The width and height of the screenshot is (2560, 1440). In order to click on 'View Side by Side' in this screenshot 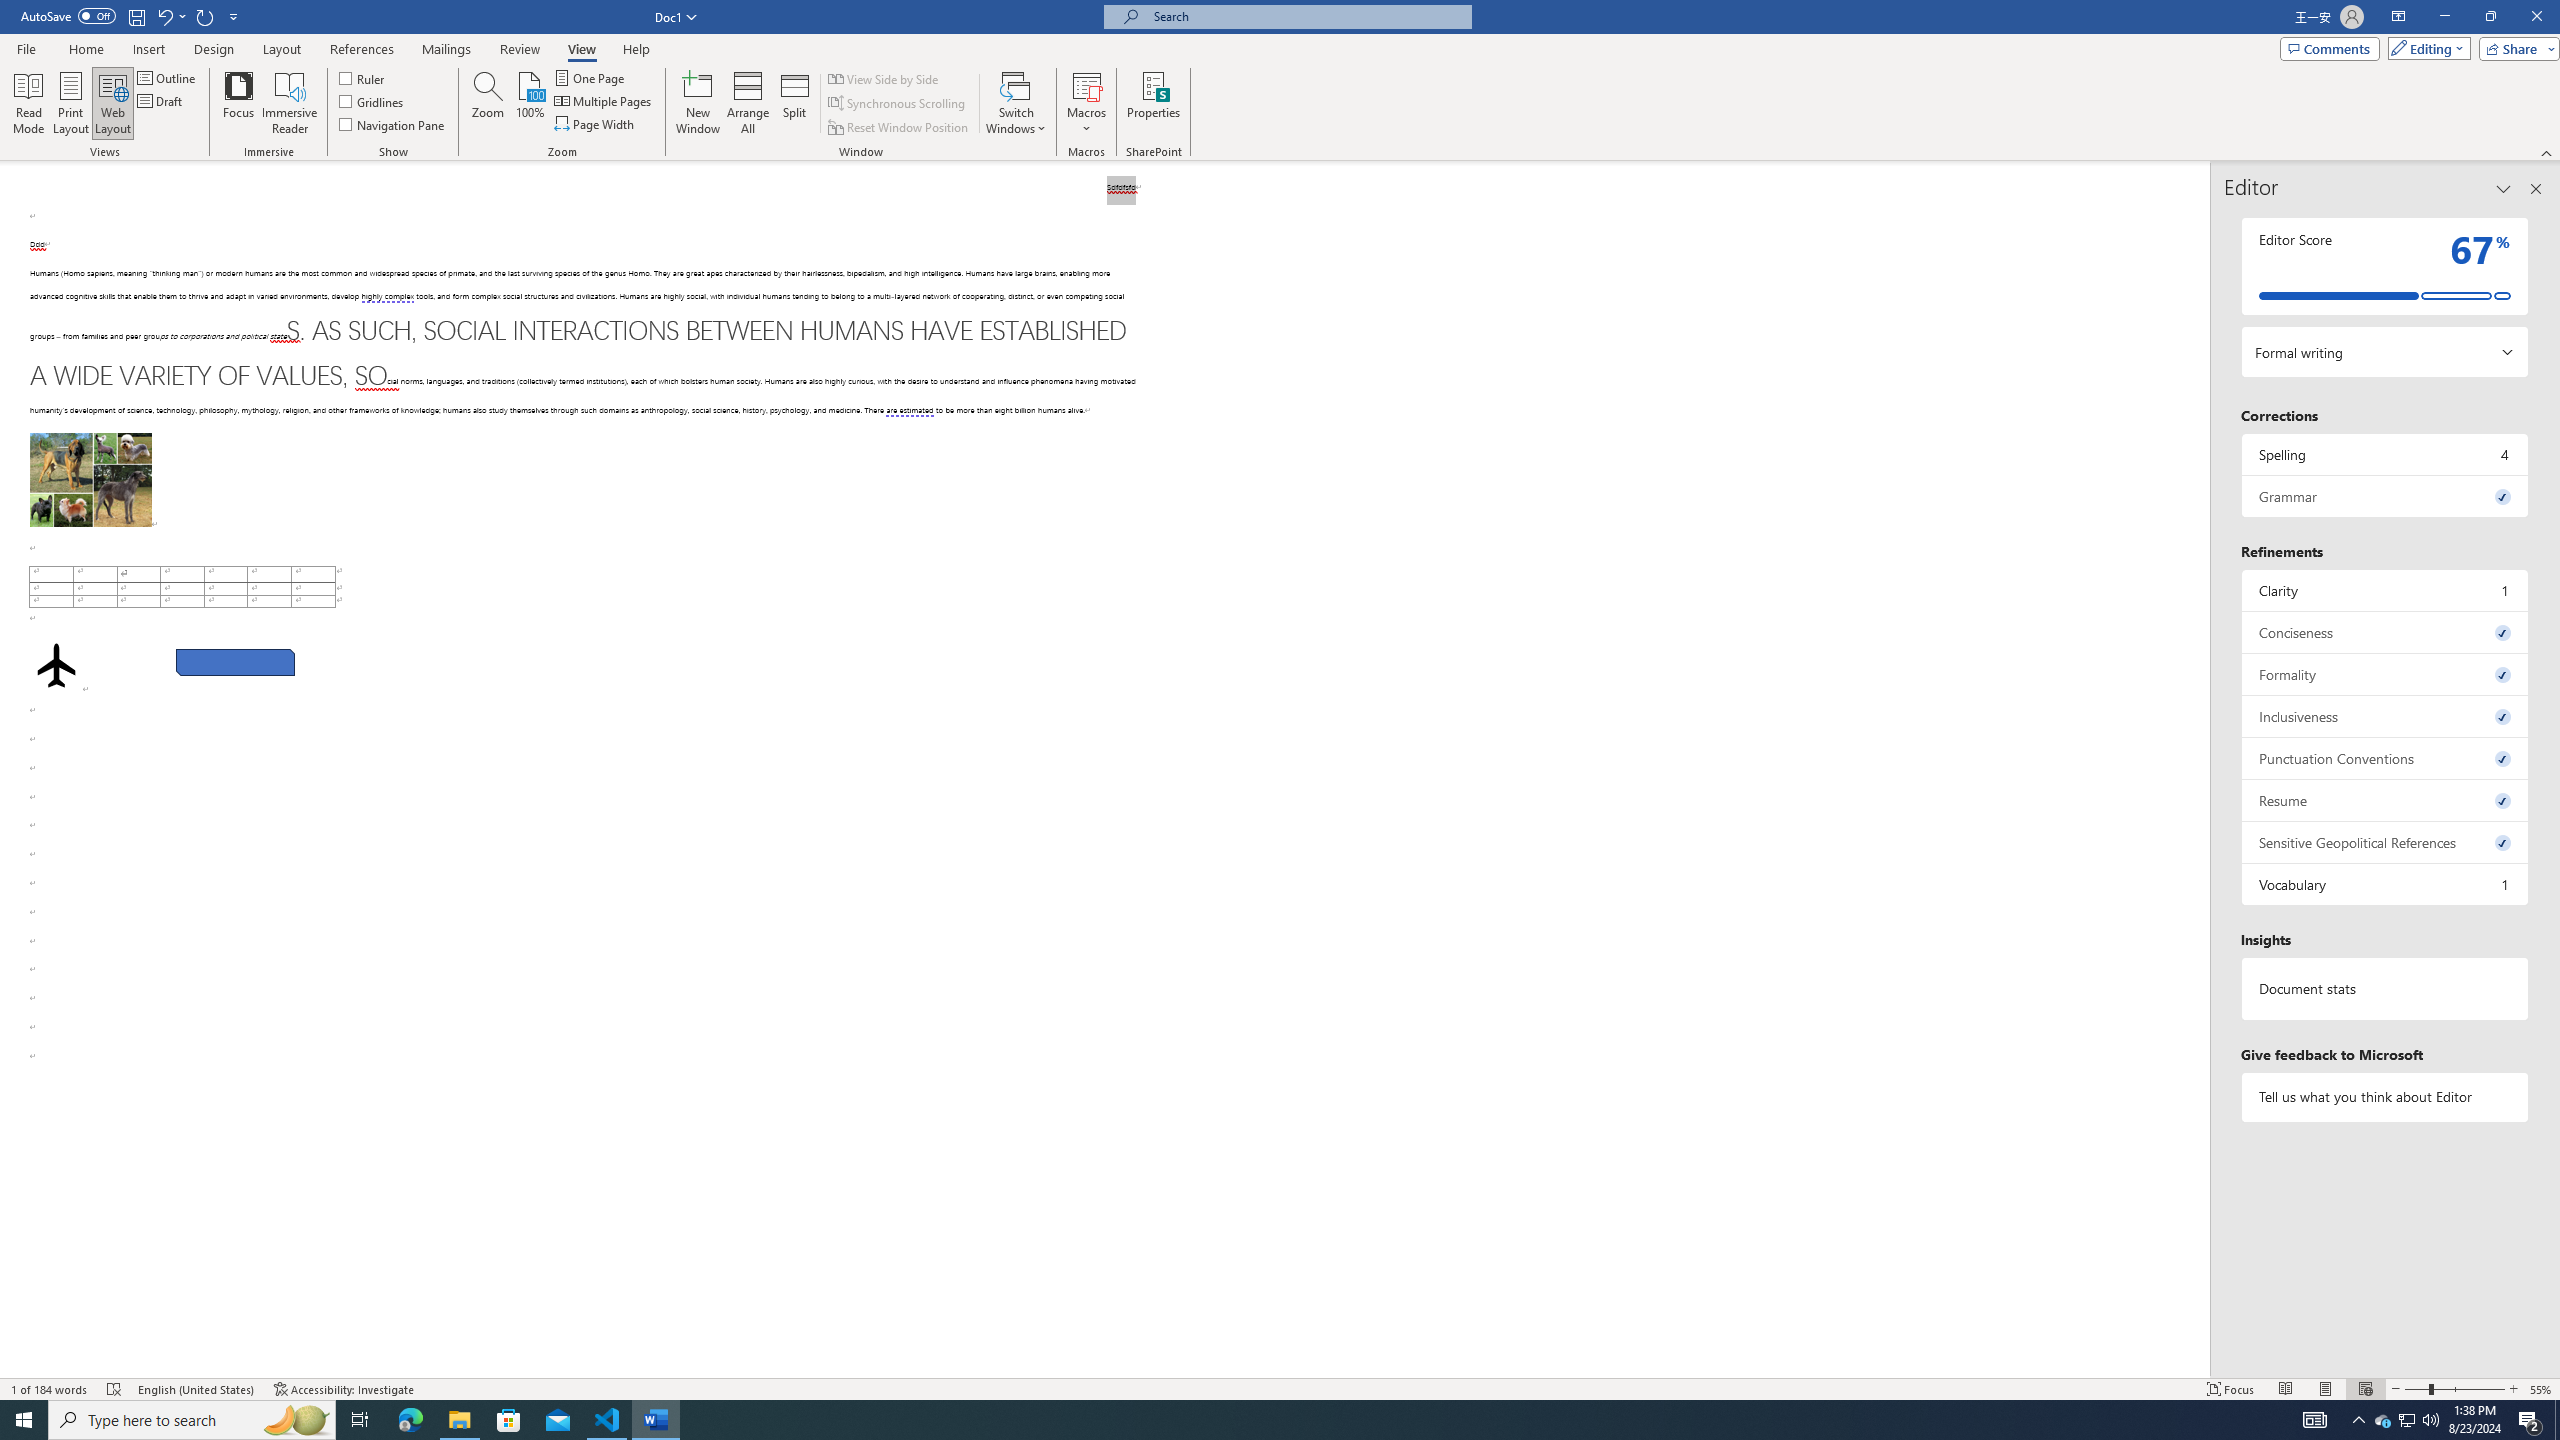, I will do `click(884, 78)`.